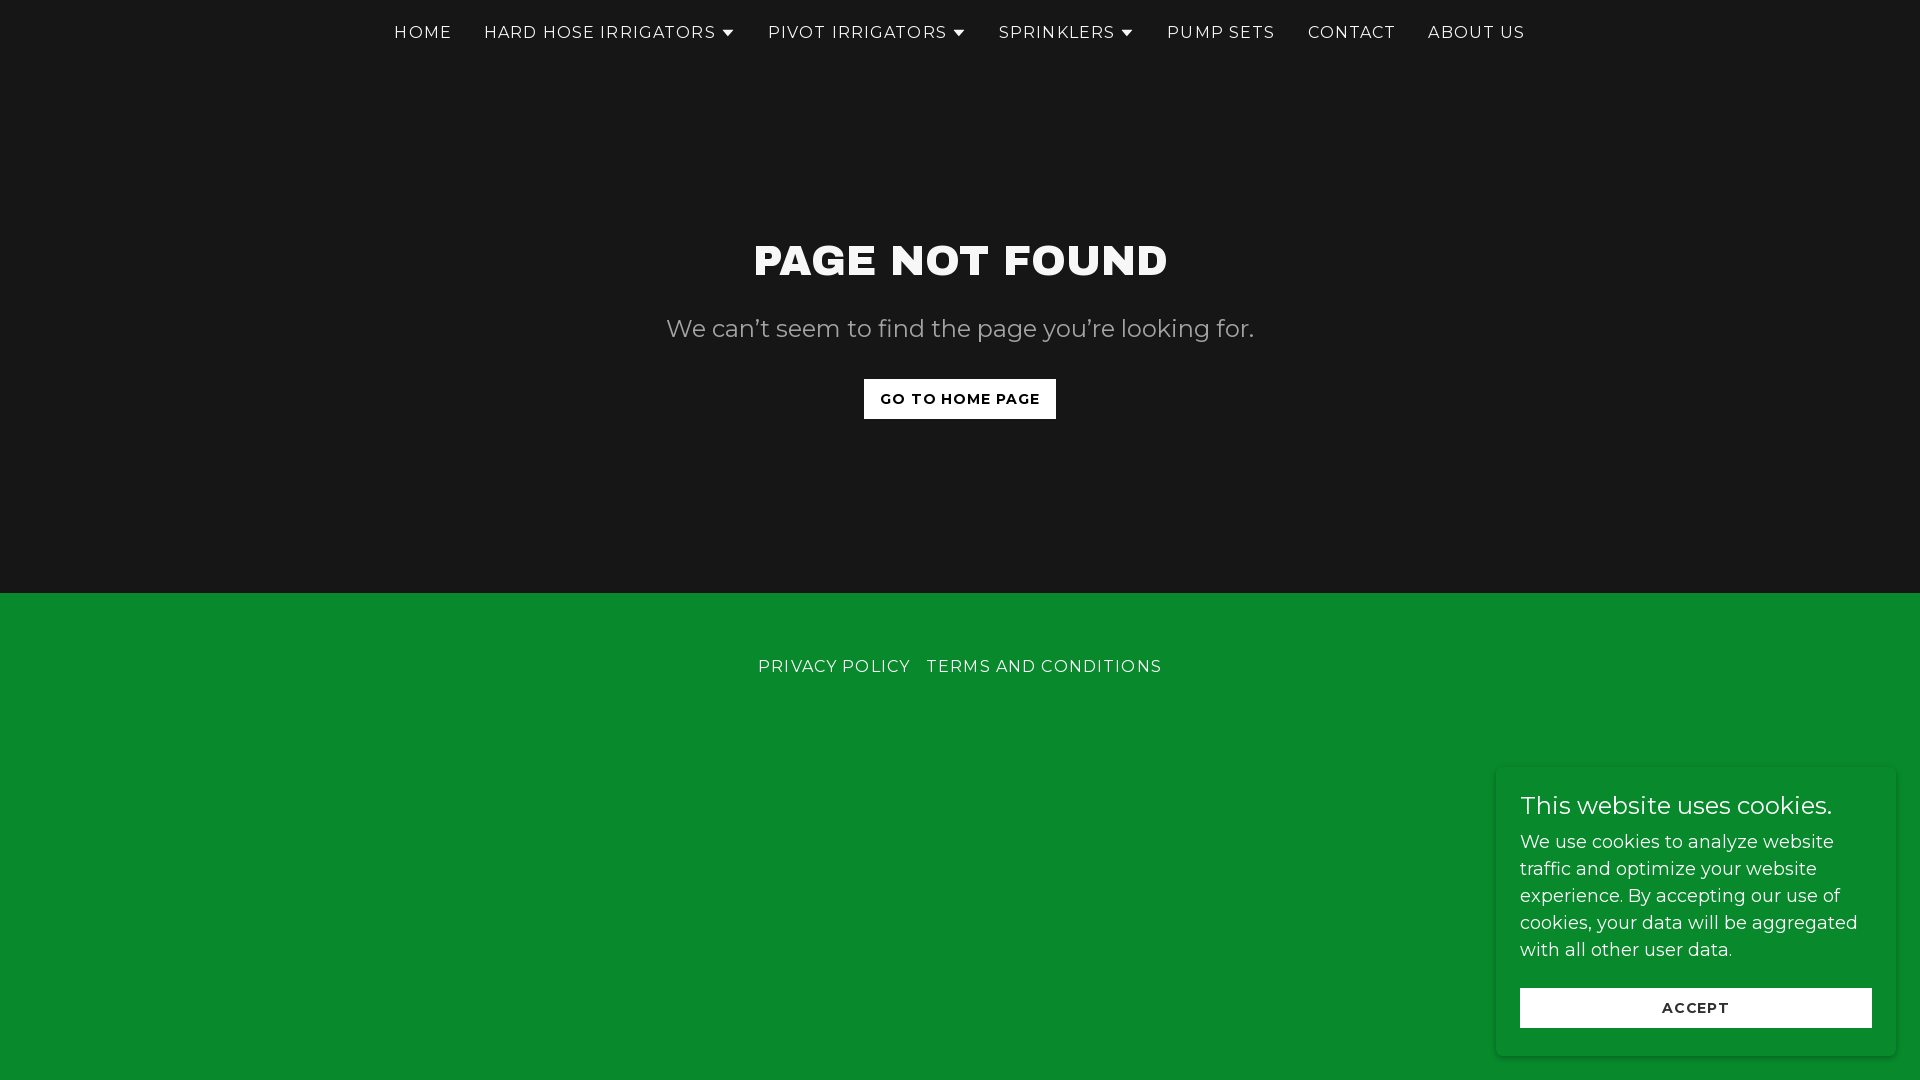 The image size is (1920, 1080). I want to click on 'TERMS AND CONDITIONS', so click(916, 666).